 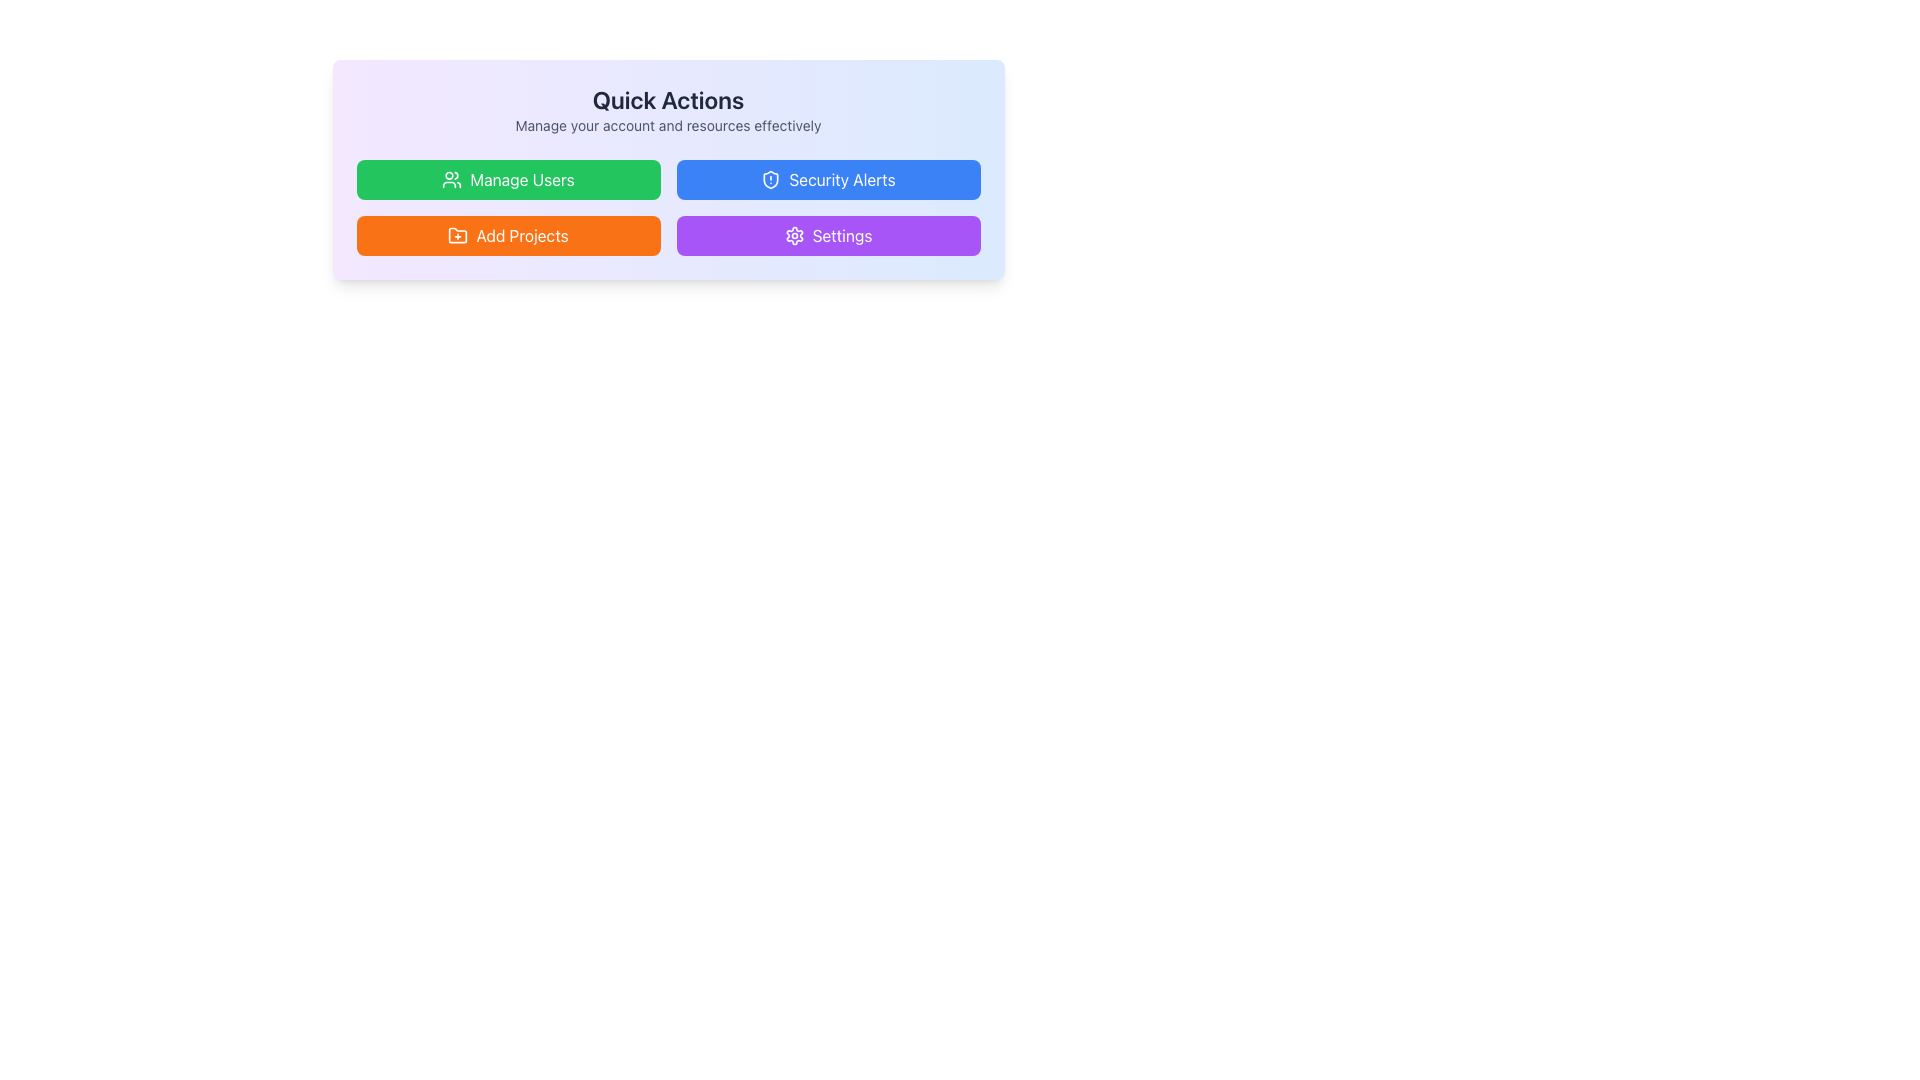 I want to click on the small blue outlined shield icon with an exclamation mark, located to the left of the 'Security Alerts' button in the 'Quick Actions' grid, so click(x=770, y=180).